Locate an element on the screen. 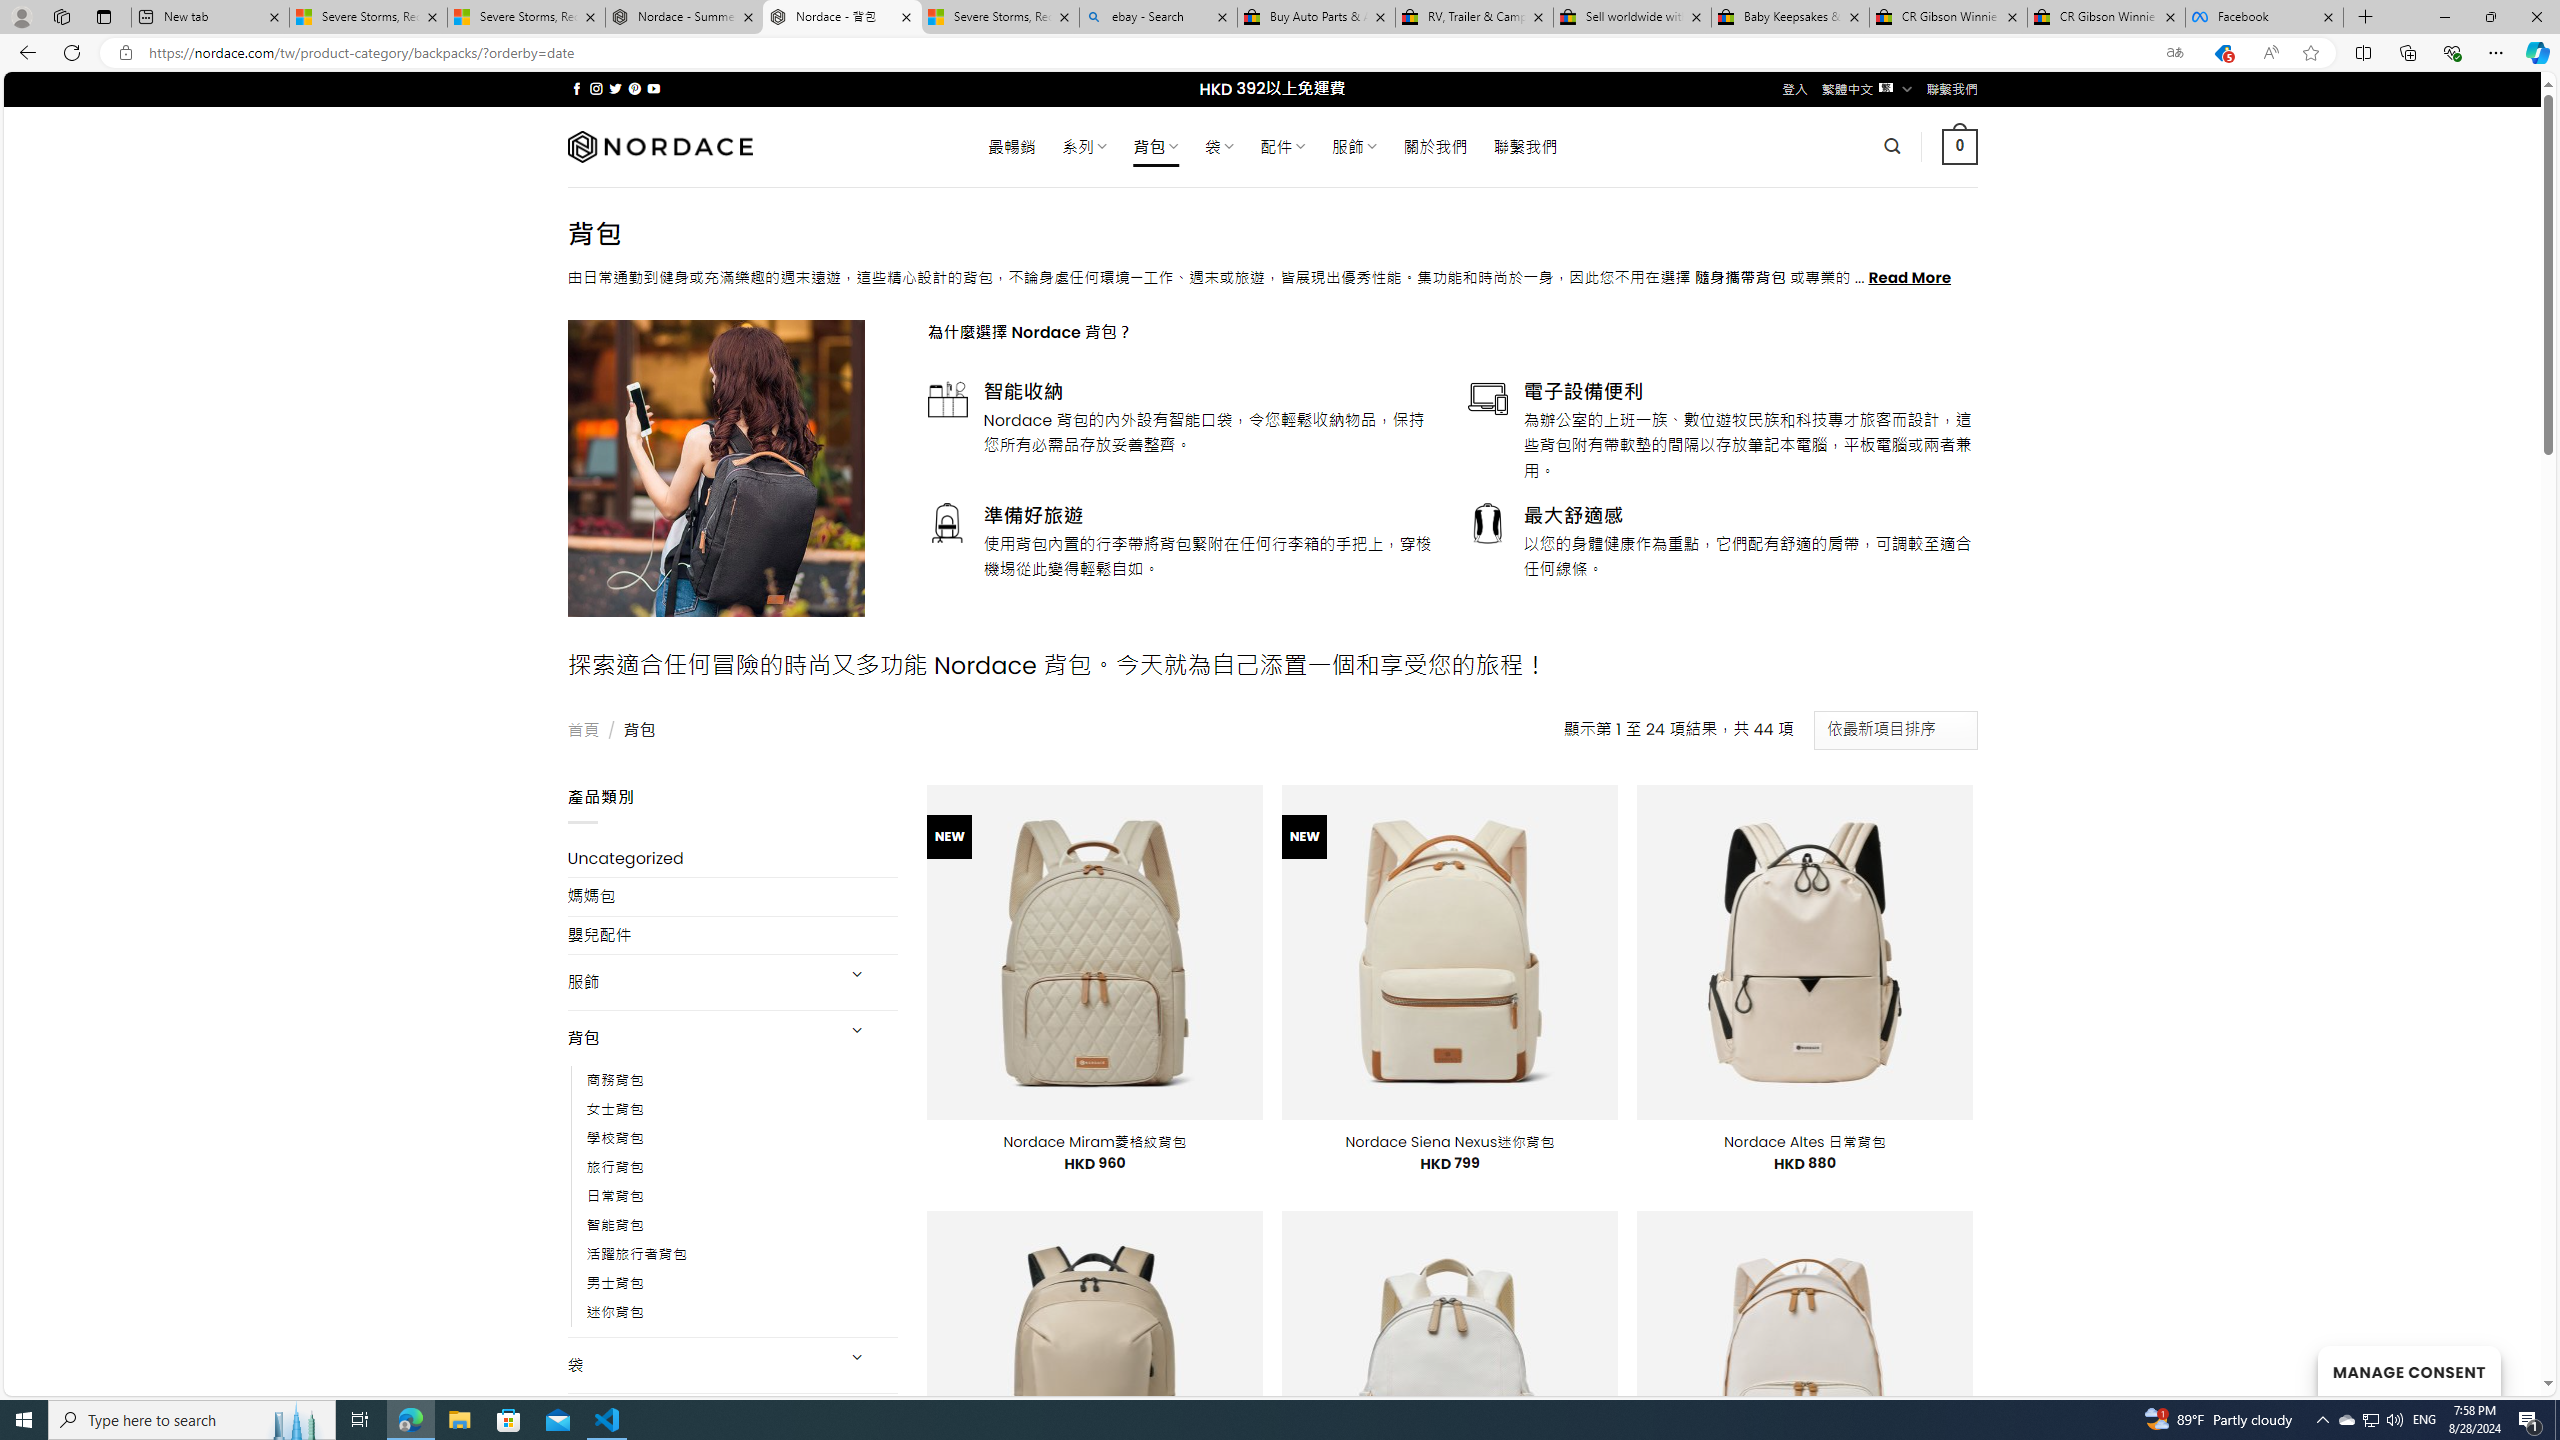 This screenshot has width=2560, height=1440. 'Nordace - Summer Adventures 2024' is located at coordinates (684, 16).